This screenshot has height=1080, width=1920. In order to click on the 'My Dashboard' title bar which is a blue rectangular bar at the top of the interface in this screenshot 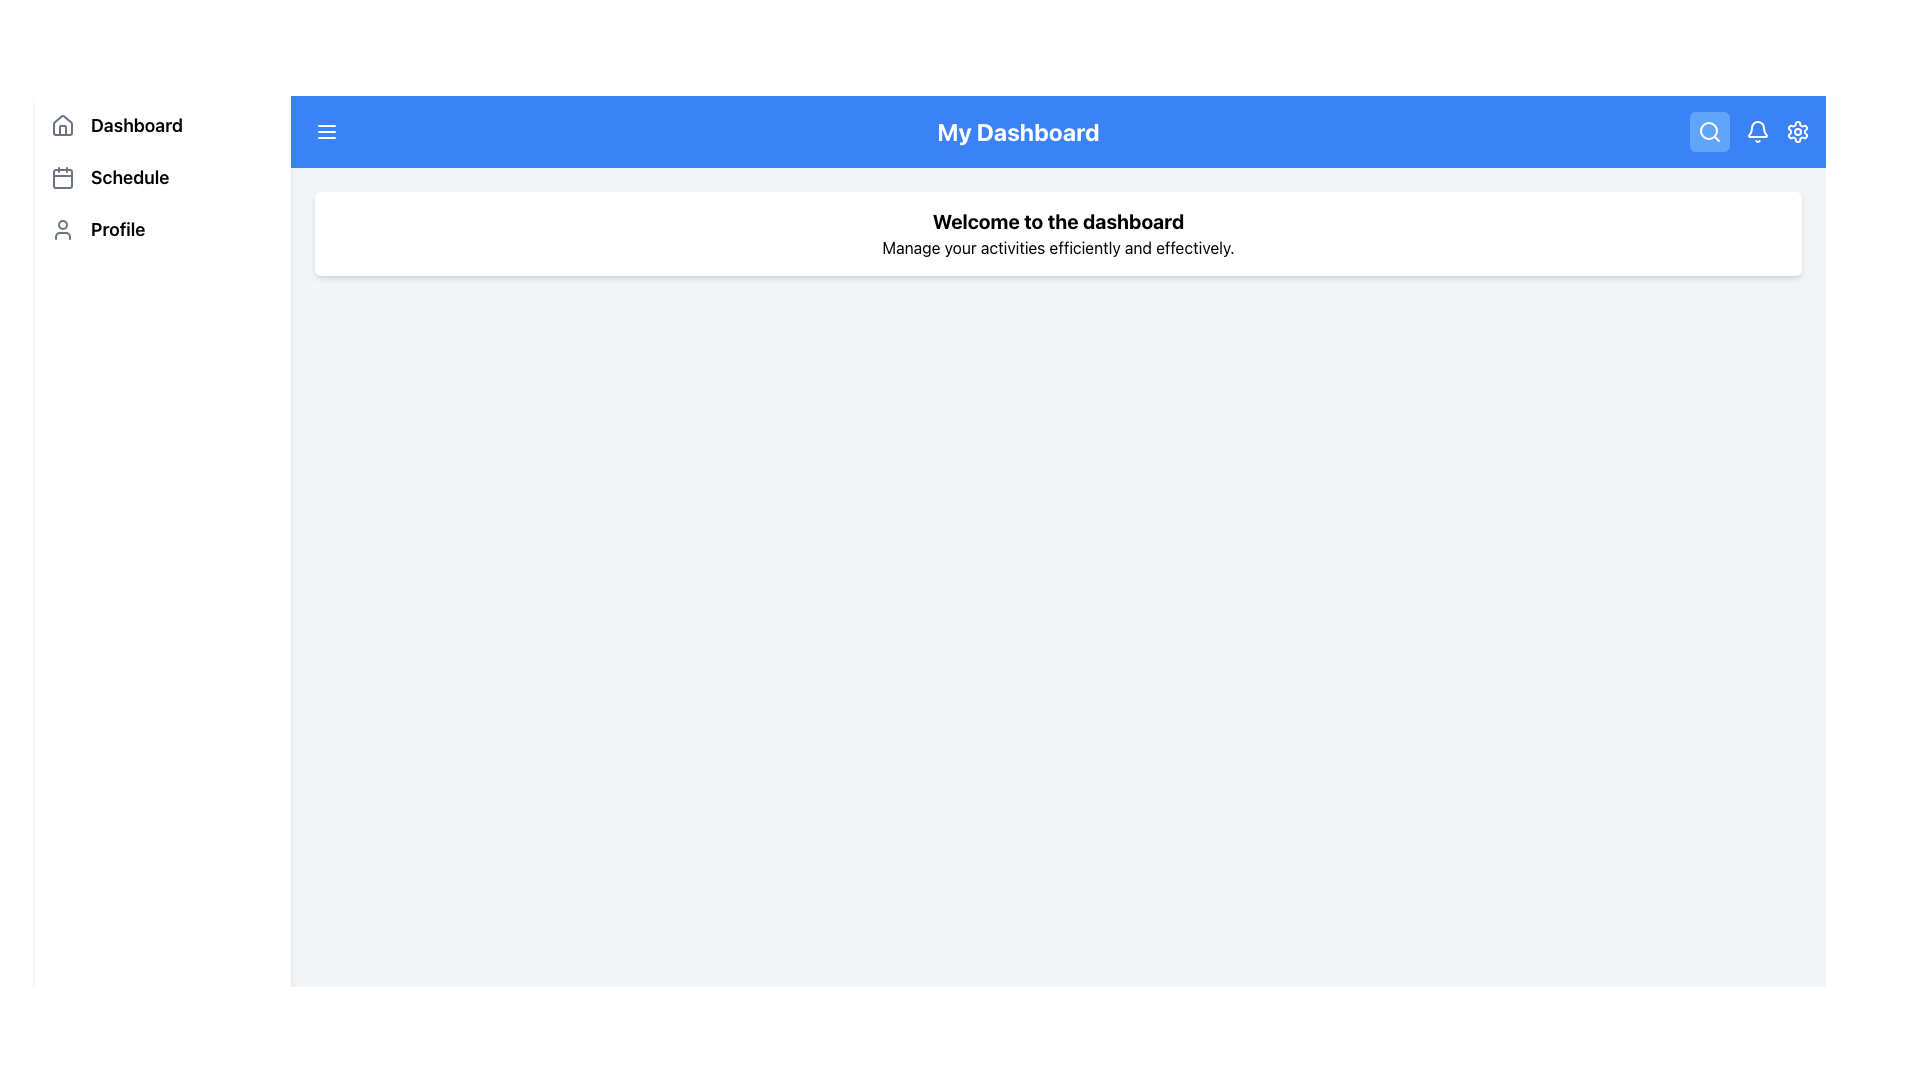, I will do `click(1057, 131)`.